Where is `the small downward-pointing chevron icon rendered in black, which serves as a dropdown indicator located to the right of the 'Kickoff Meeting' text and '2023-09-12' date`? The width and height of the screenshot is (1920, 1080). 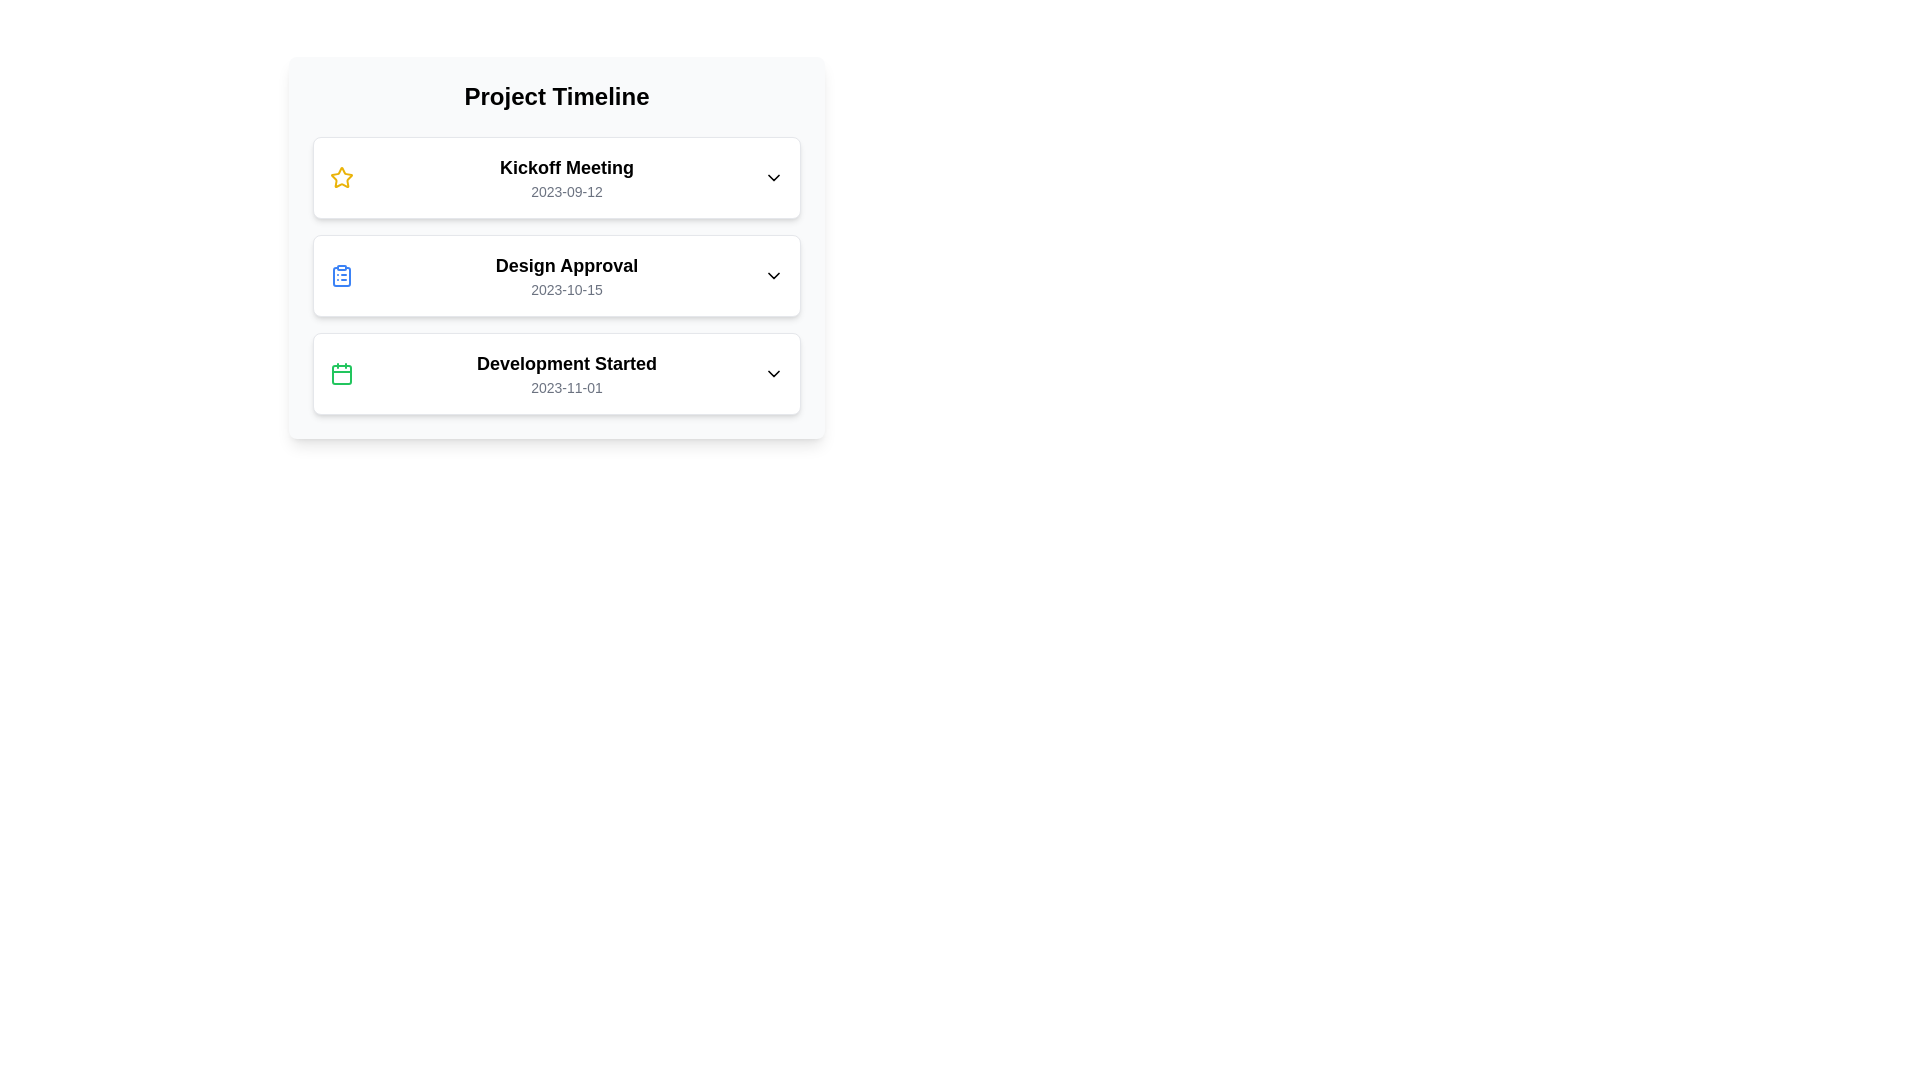
the small downward-pointing chevron icon rendered in black, which serves as a dropdown indicator located to the right of the 'Kickoff Meeting' text and '2023-09-12' date is located at coordinates (772, 176).